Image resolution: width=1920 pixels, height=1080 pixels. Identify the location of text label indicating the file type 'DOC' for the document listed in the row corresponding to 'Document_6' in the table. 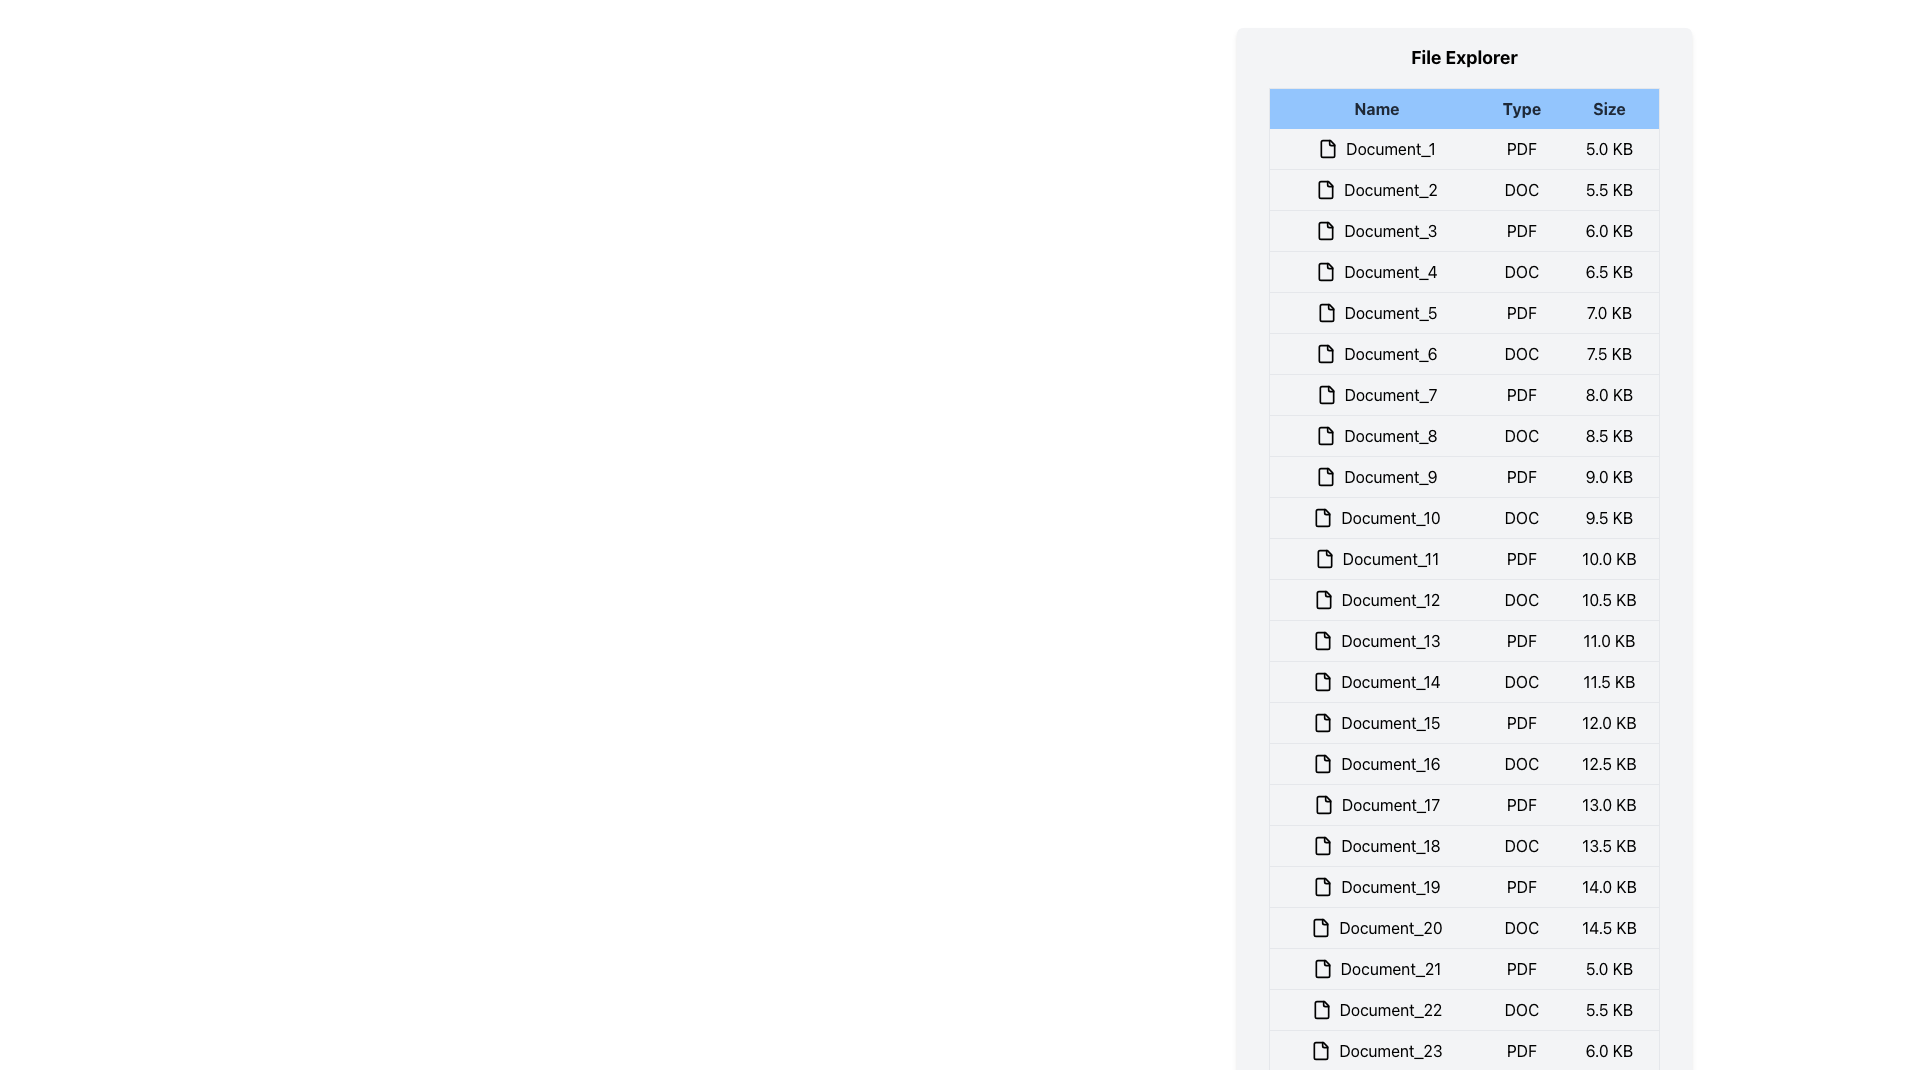
(1520, 353).